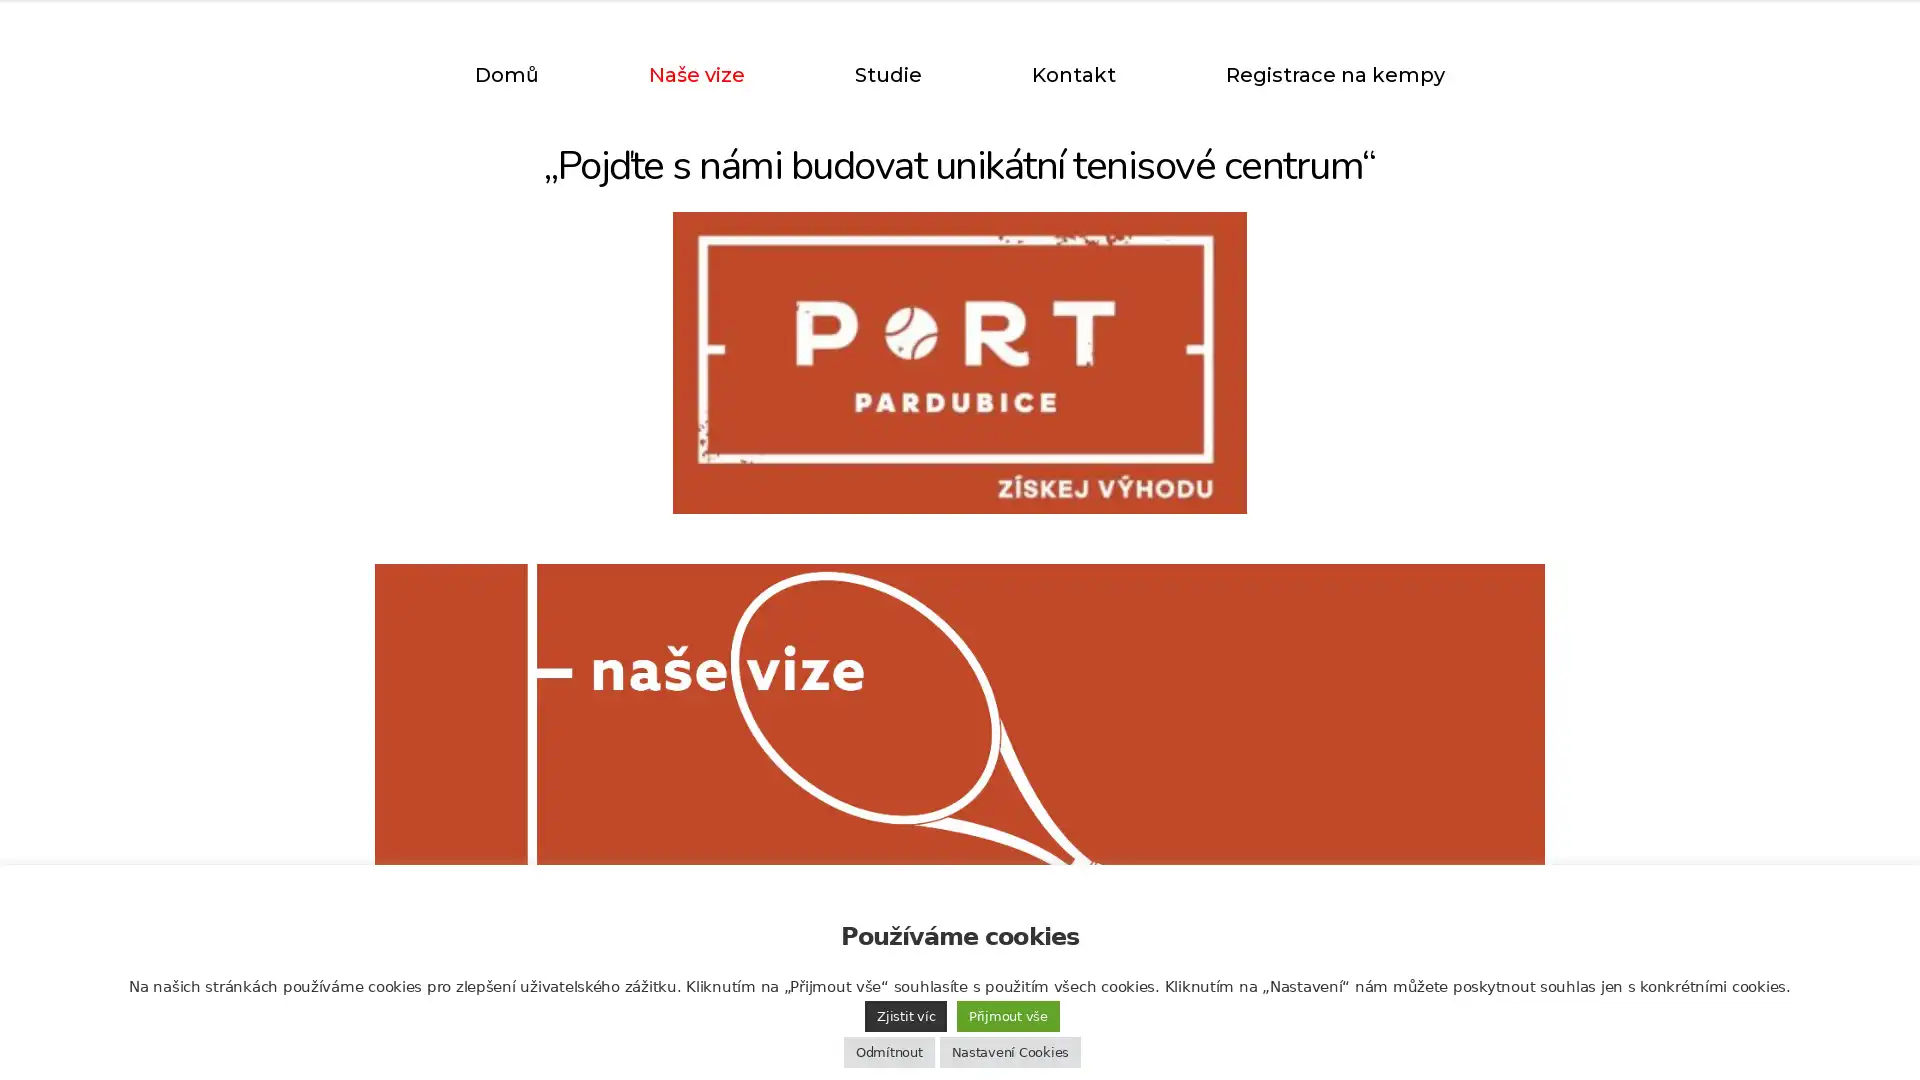 Image resolution: width=1920 pixels, height=1080 pixels. I want to click on Odmitnout, so click(887, 1051).